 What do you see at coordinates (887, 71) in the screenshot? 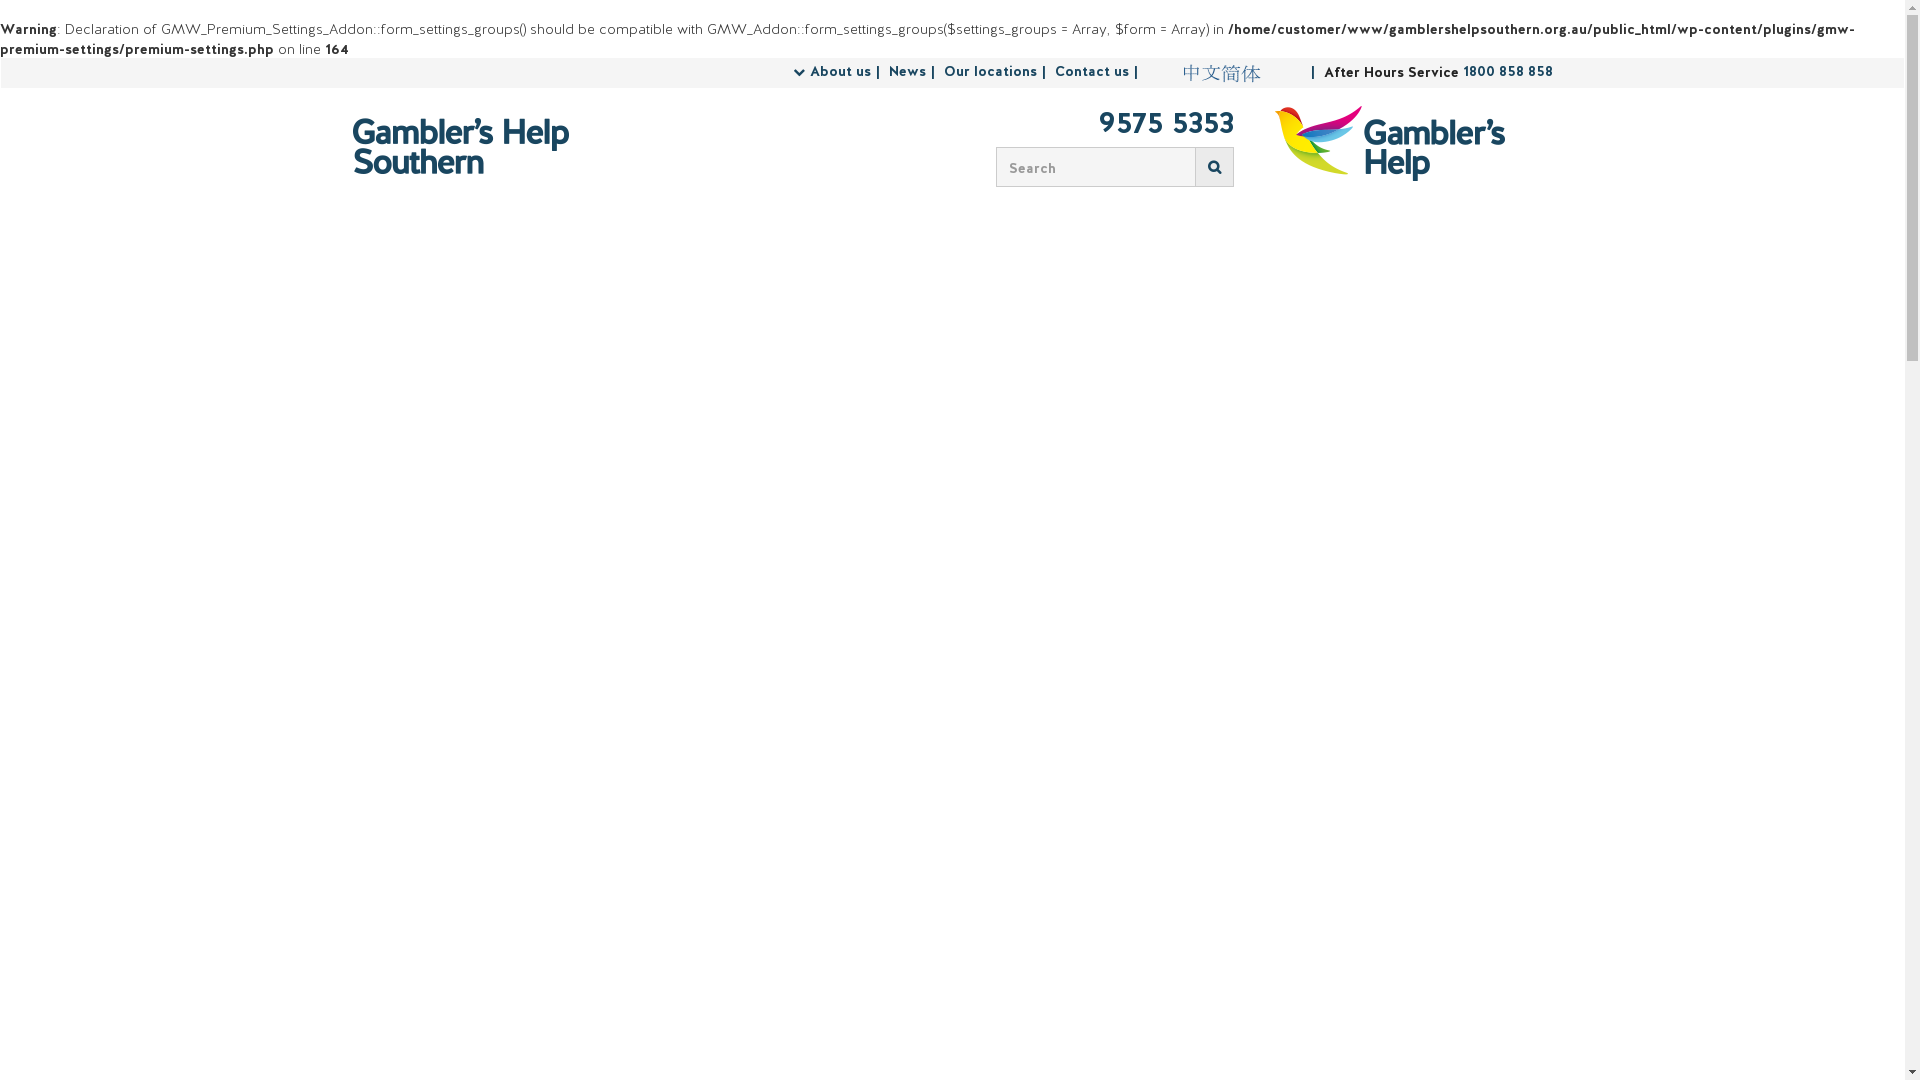
I see `'News'` at bounding box center [887, 71].